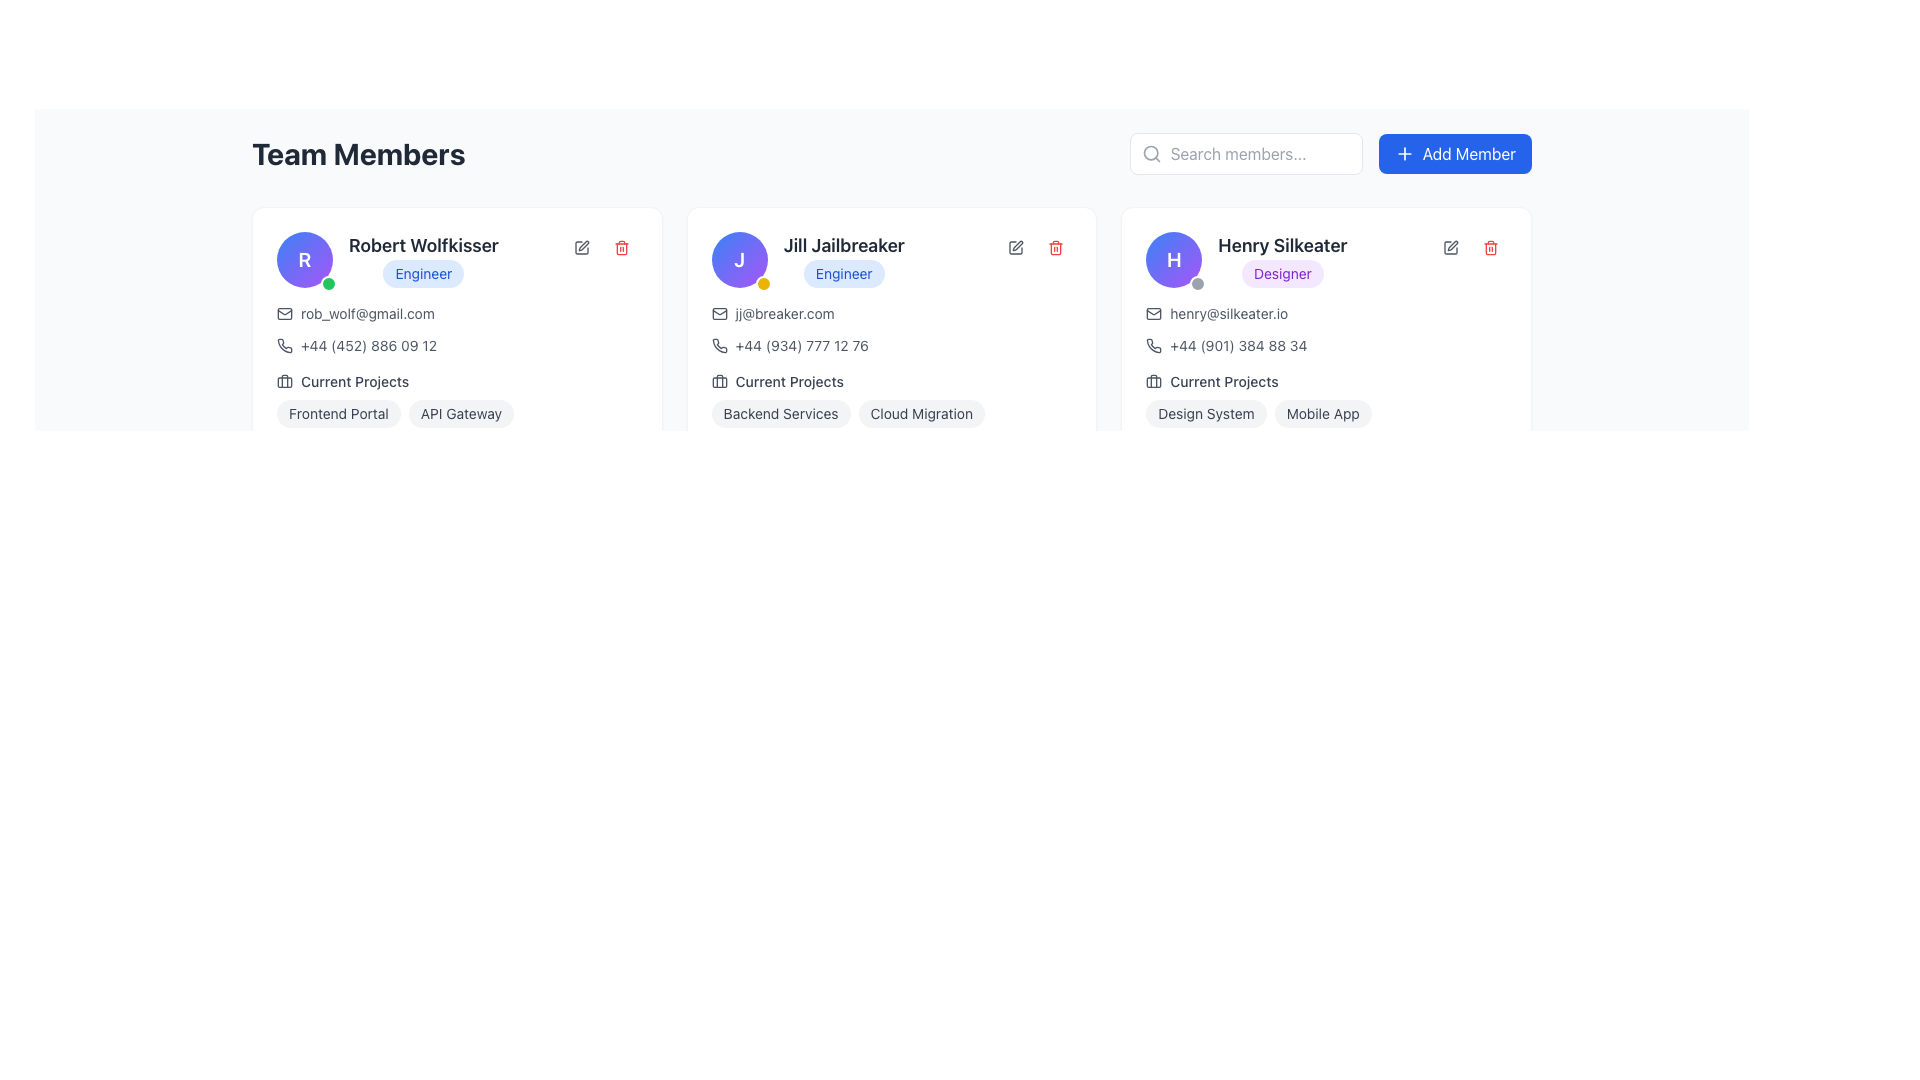 Image resolution: width=1920 pixels, height=1080 pixels. Describe the element at coordinates (1228, 313) in the screenshot. I see `the mailto hyperlink for 'Henry Silkeater'` at that location.